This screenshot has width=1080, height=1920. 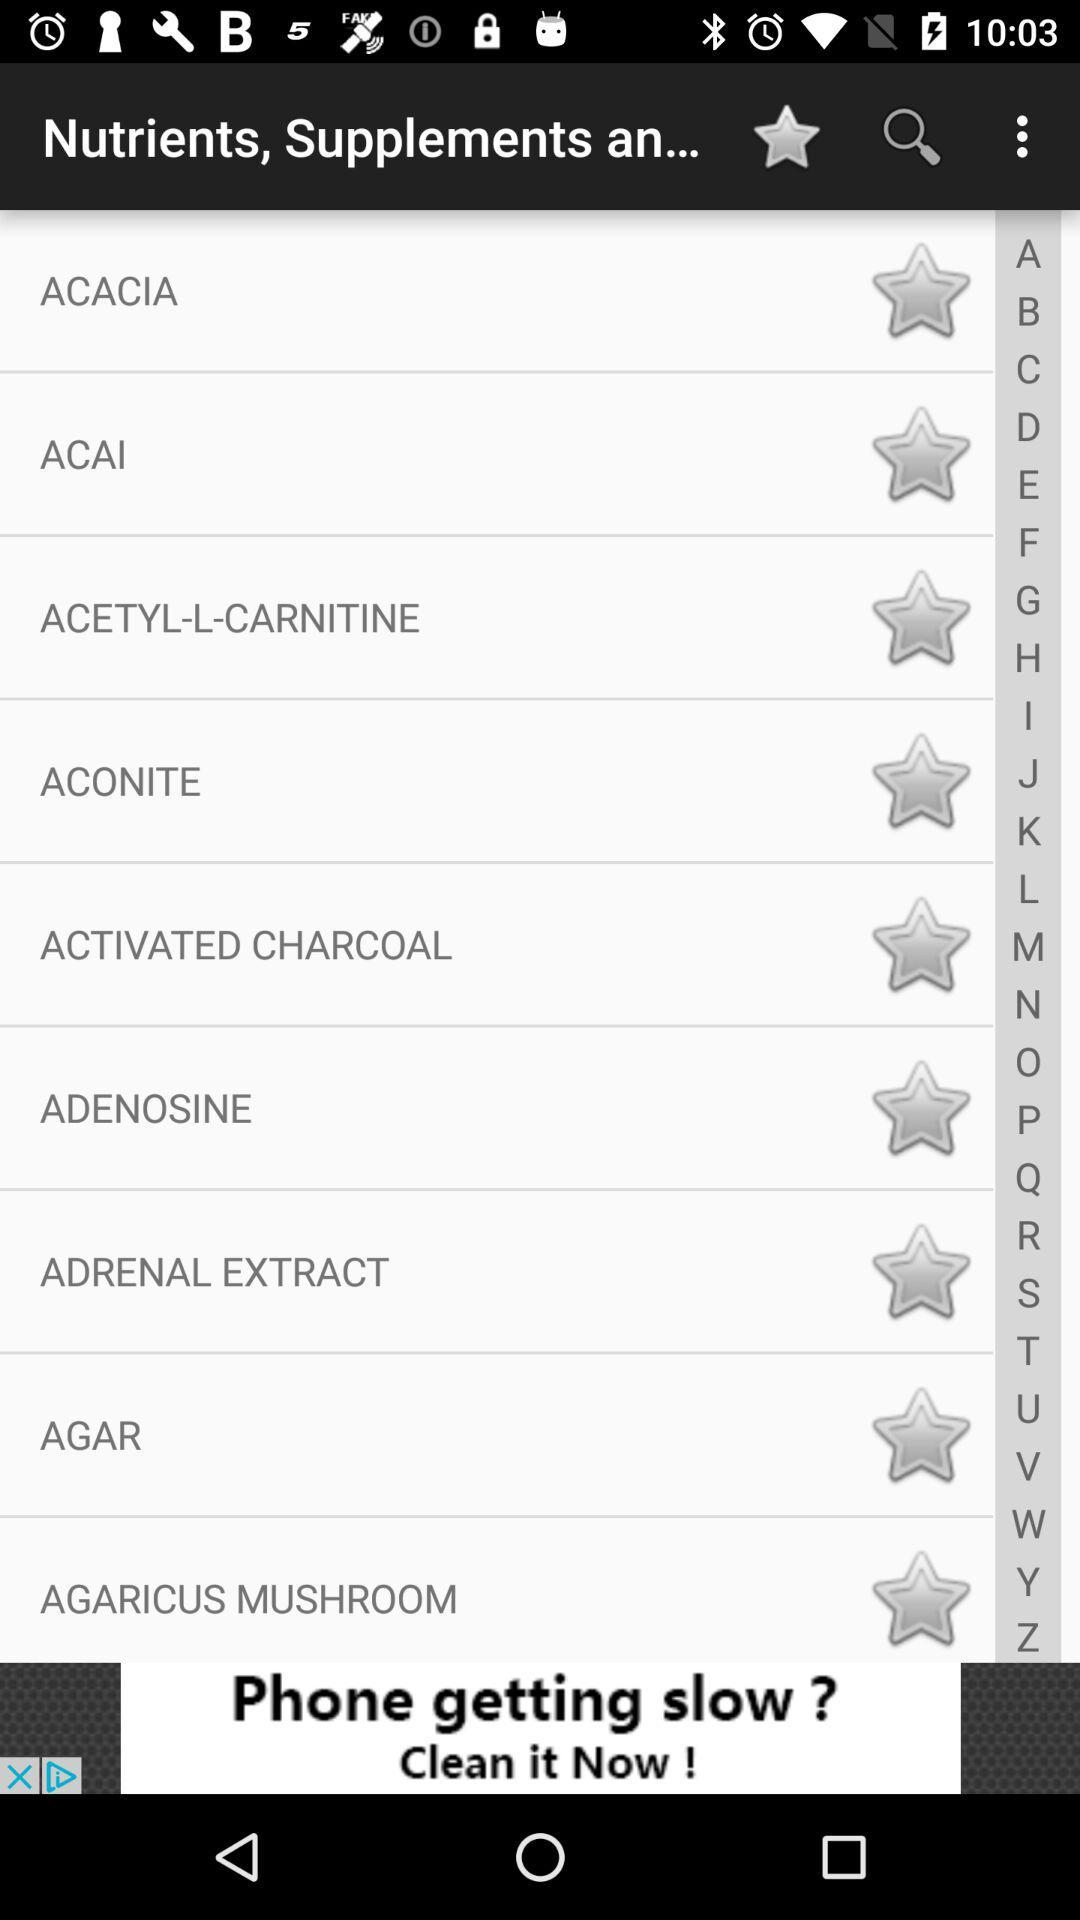 I want to click on favorite status of adenosine, so click(x=920, y=1106).